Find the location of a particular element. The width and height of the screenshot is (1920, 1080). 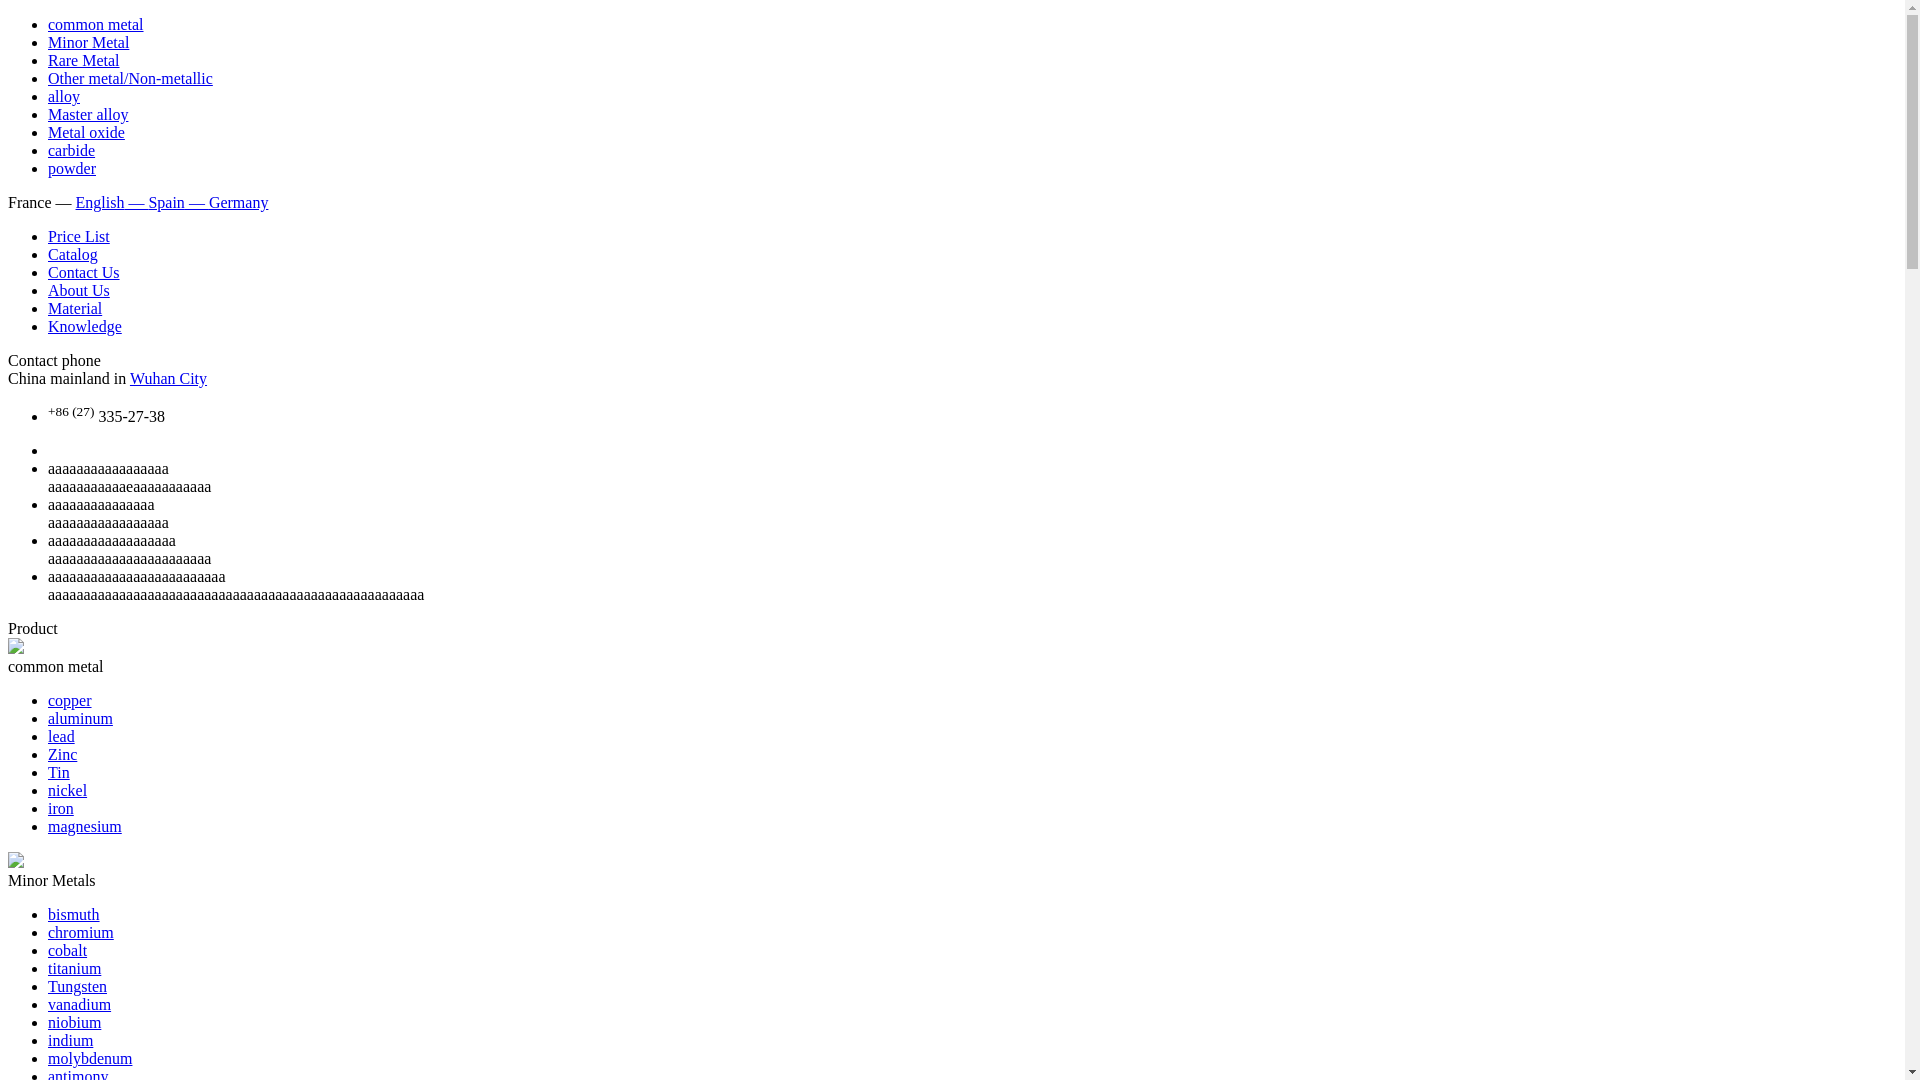

'bismuth' is located at coordinates (48, 914).